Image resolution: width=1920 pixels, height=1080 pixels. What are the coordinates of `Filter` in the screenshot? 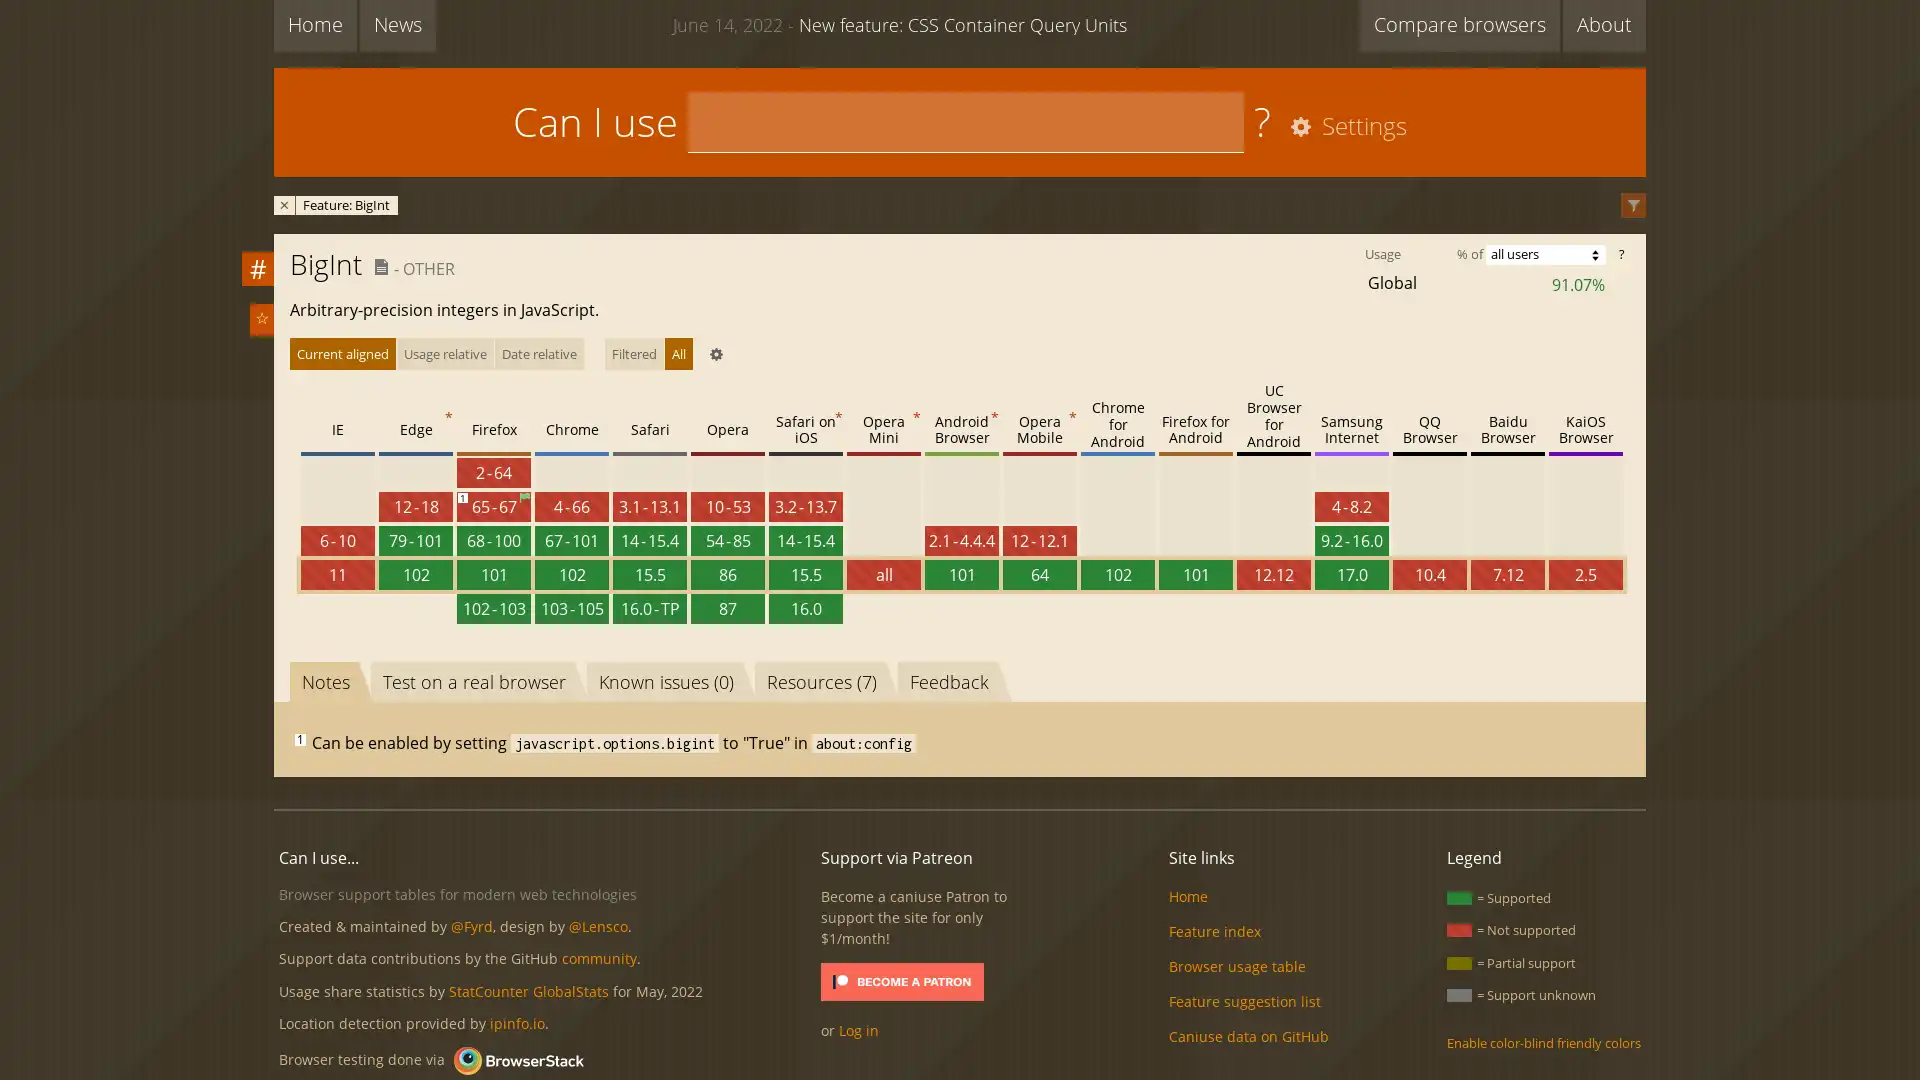 It's located at (1633, 205).